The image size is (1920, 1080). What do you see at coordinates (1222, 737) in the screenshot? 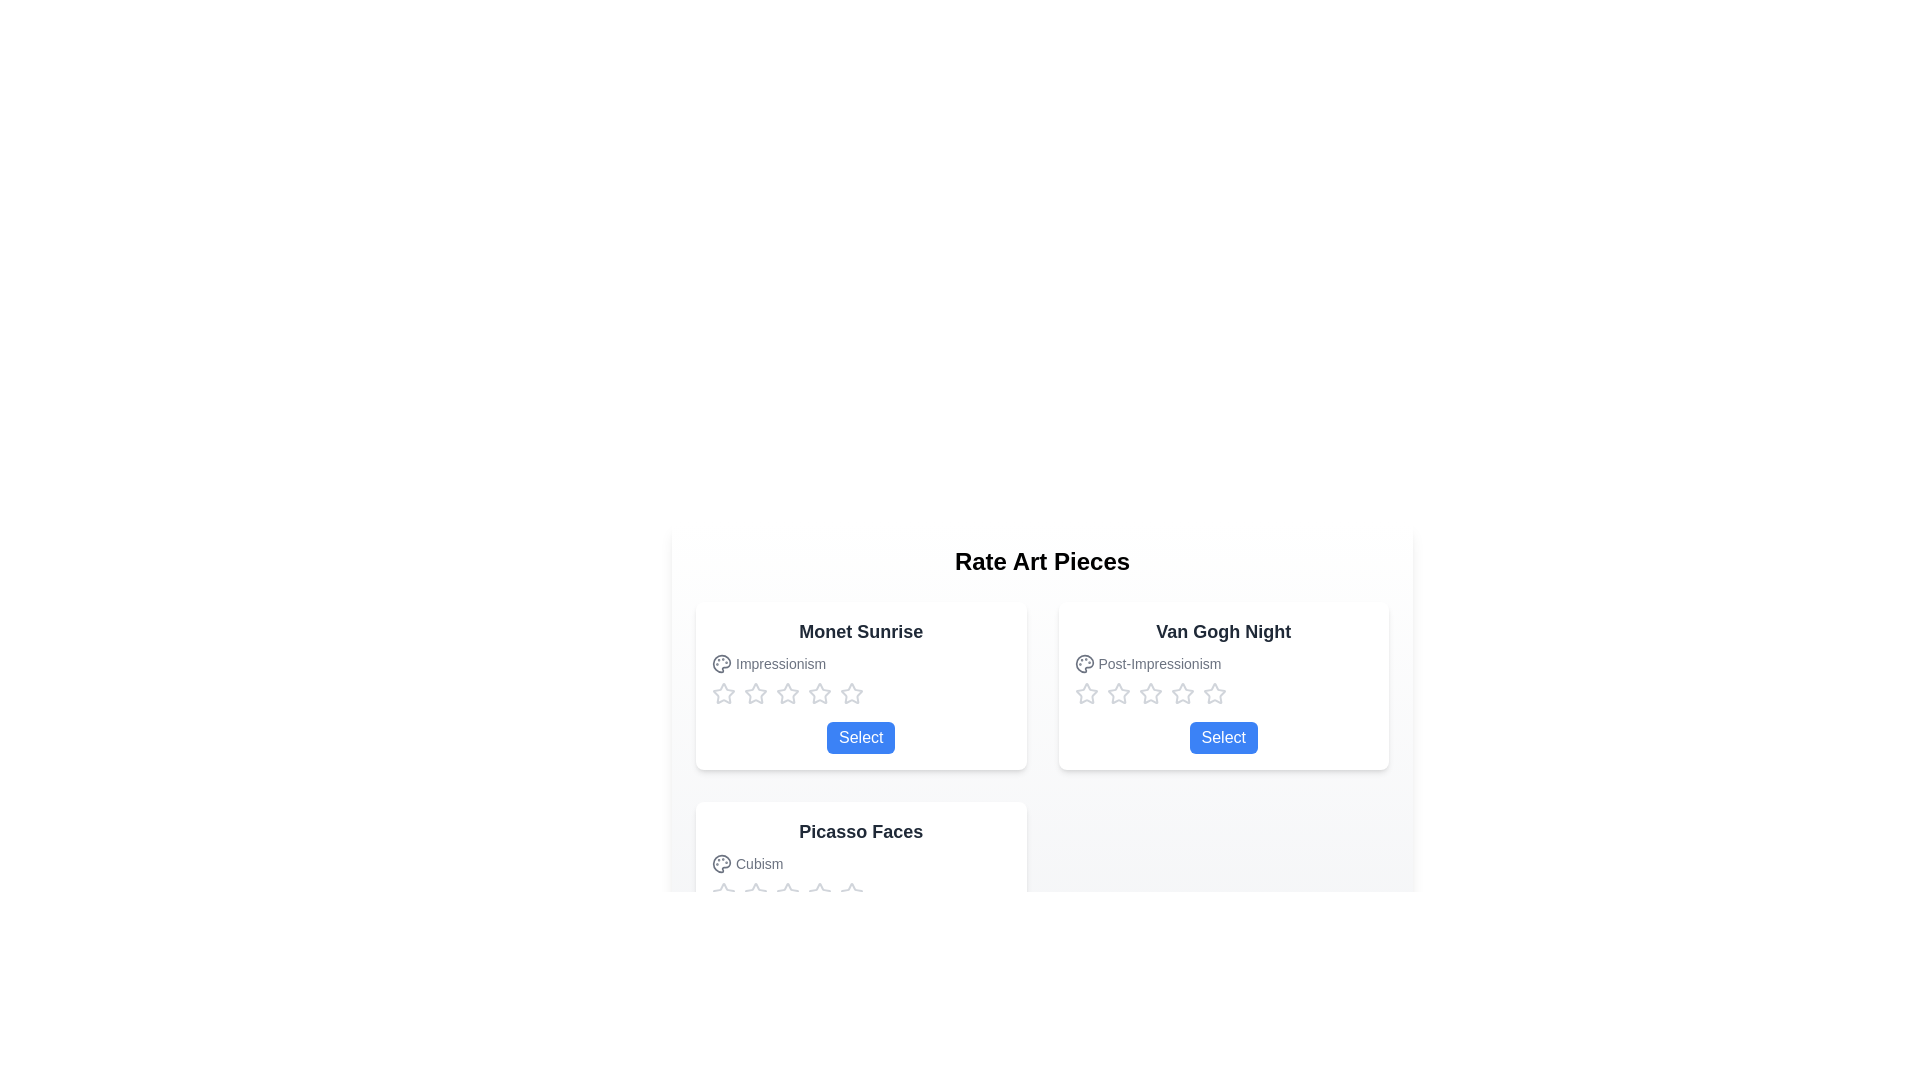
I see `the 'Select' button with a blue background and white text located at the bottom of the 'Van Gogh Night' card` at bounding box center [1222, 737].